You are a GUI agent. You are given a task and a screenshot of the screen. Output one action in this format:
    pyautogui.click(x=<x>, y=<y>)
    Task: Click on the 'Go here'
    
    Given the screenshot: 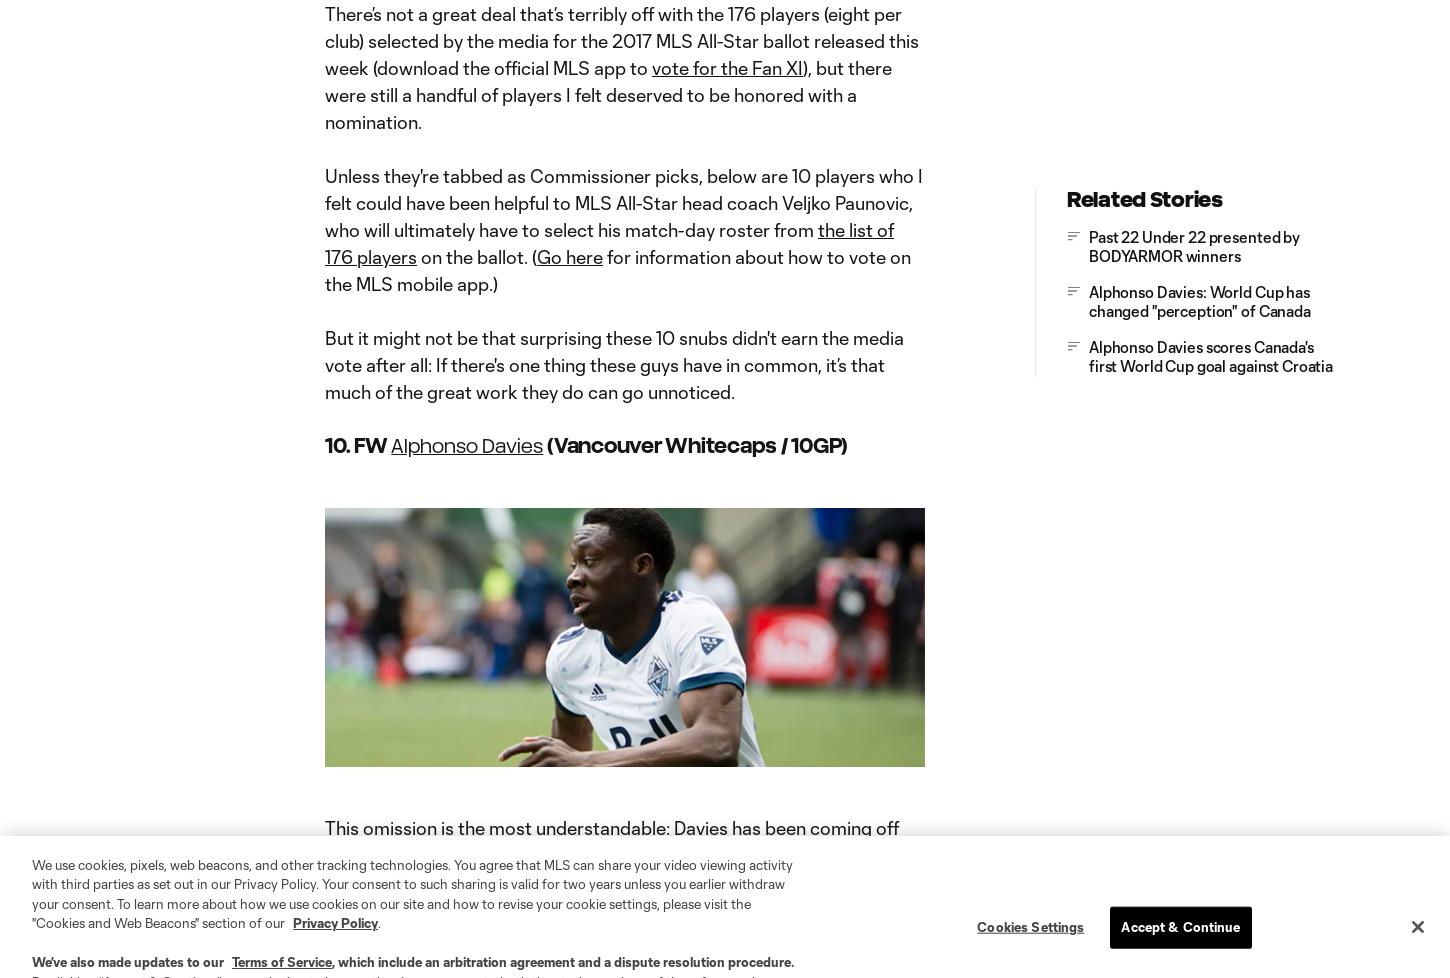 What is the action you would take?
    pyautogui.click(x=569, y=255)
    